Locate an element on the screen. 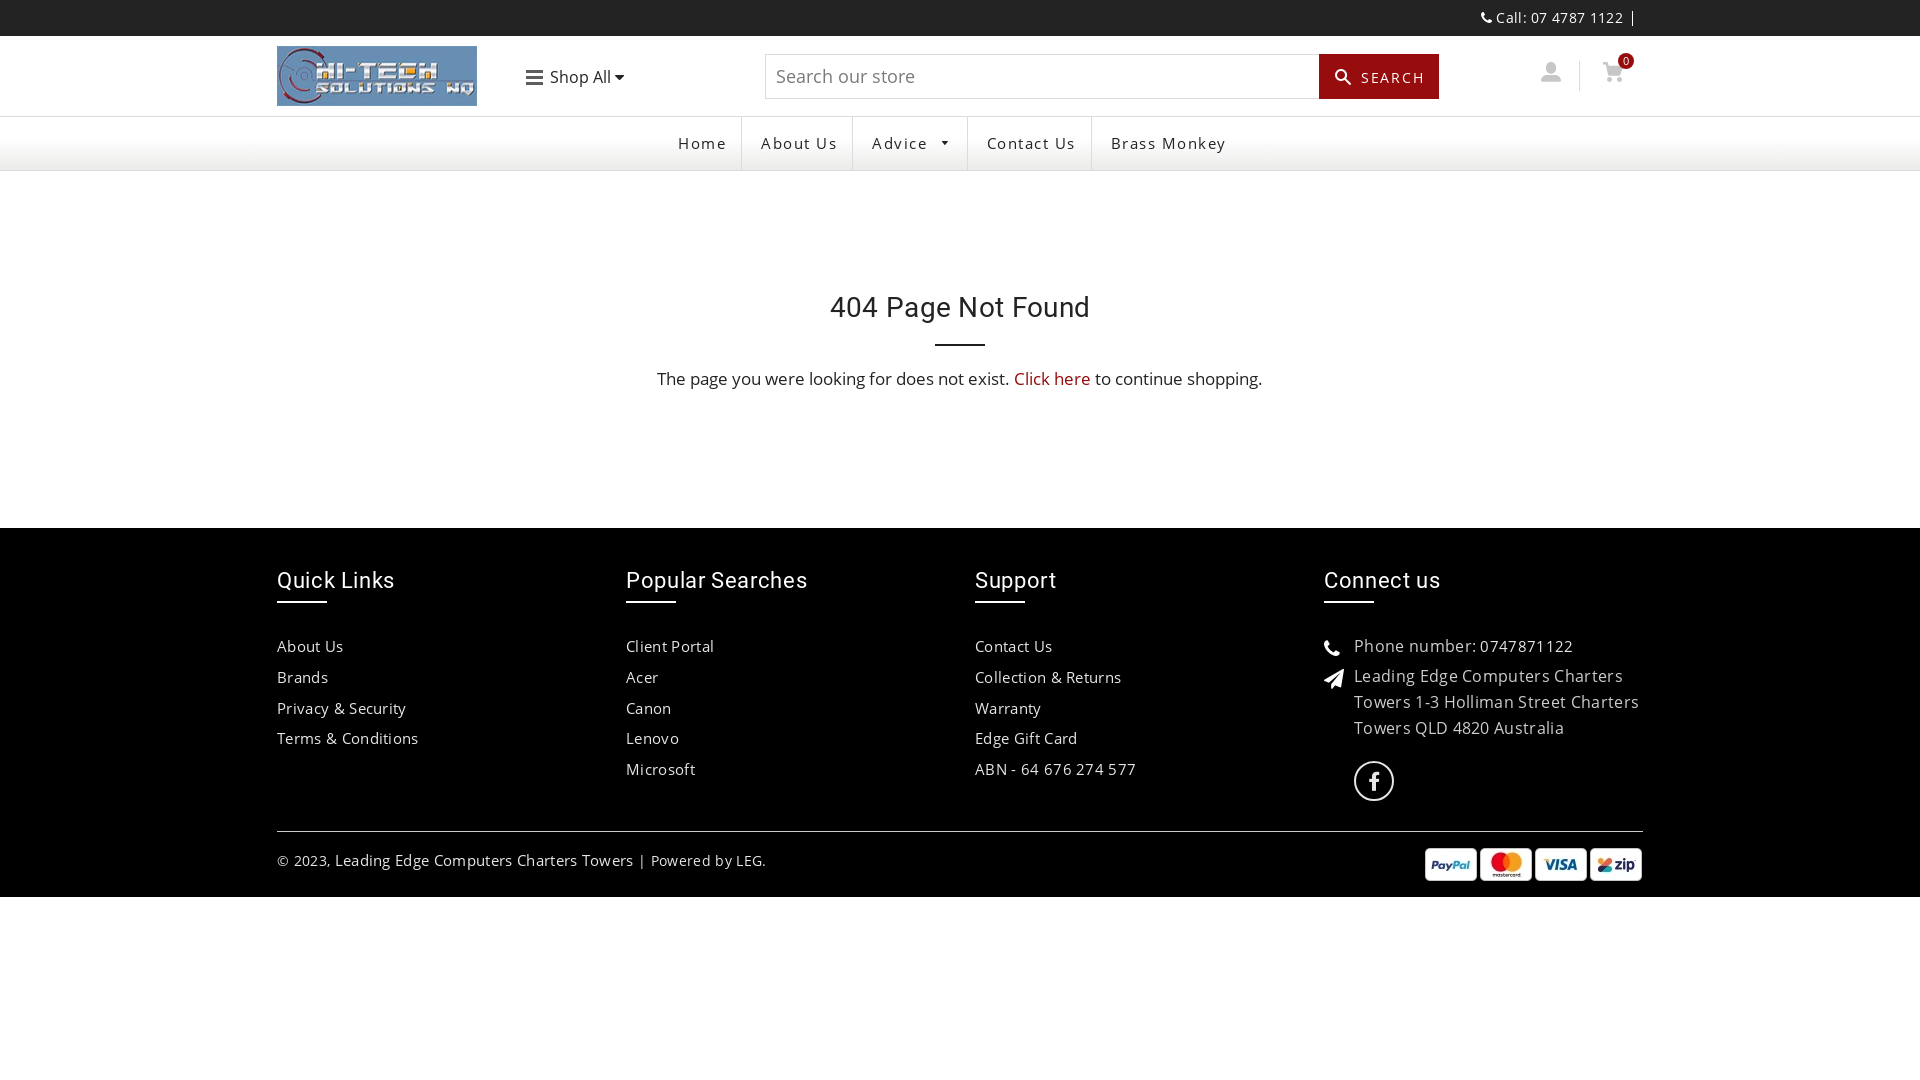 Image resolution: width=1920 pixels, height=1080 pixels. 'Click here' is located at coordinates (1051, 378).